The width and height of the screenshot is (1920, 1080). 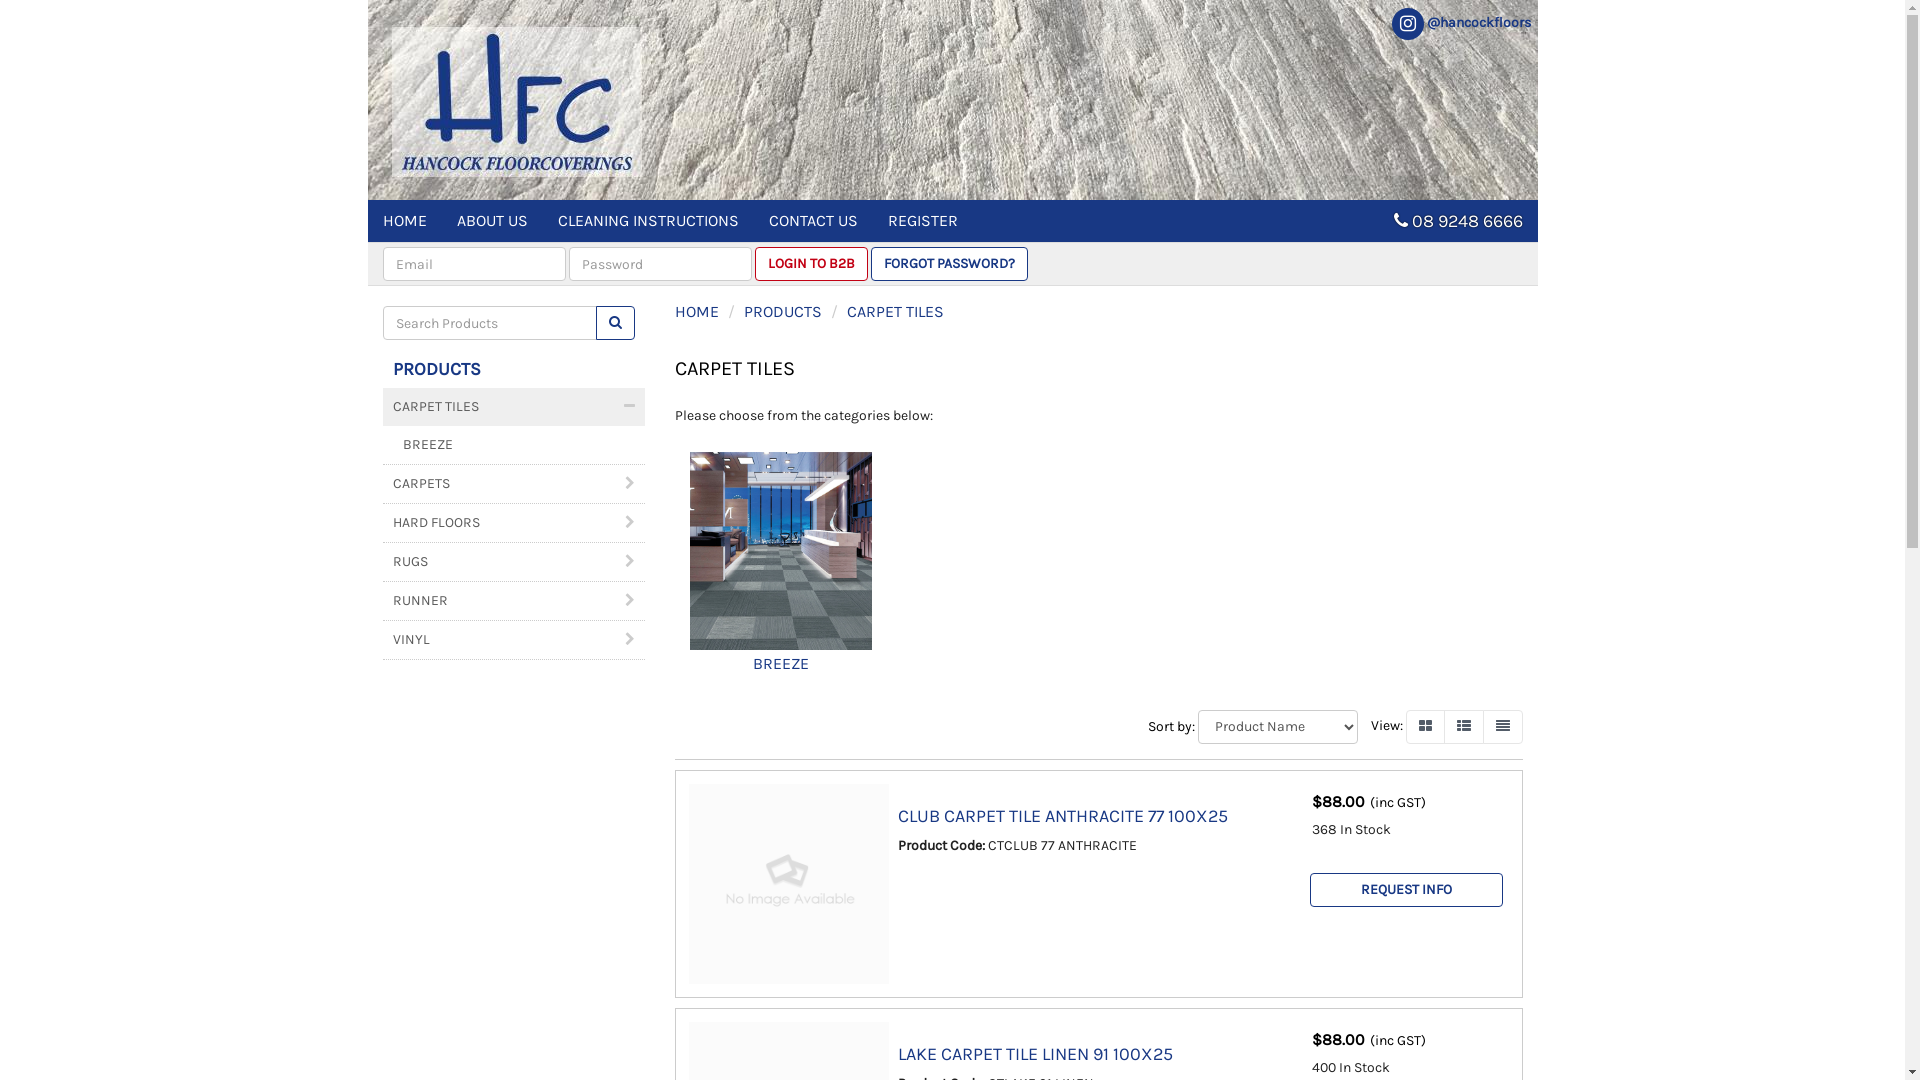 I want to click on 'Request Info', so click(x=1310, y=889).